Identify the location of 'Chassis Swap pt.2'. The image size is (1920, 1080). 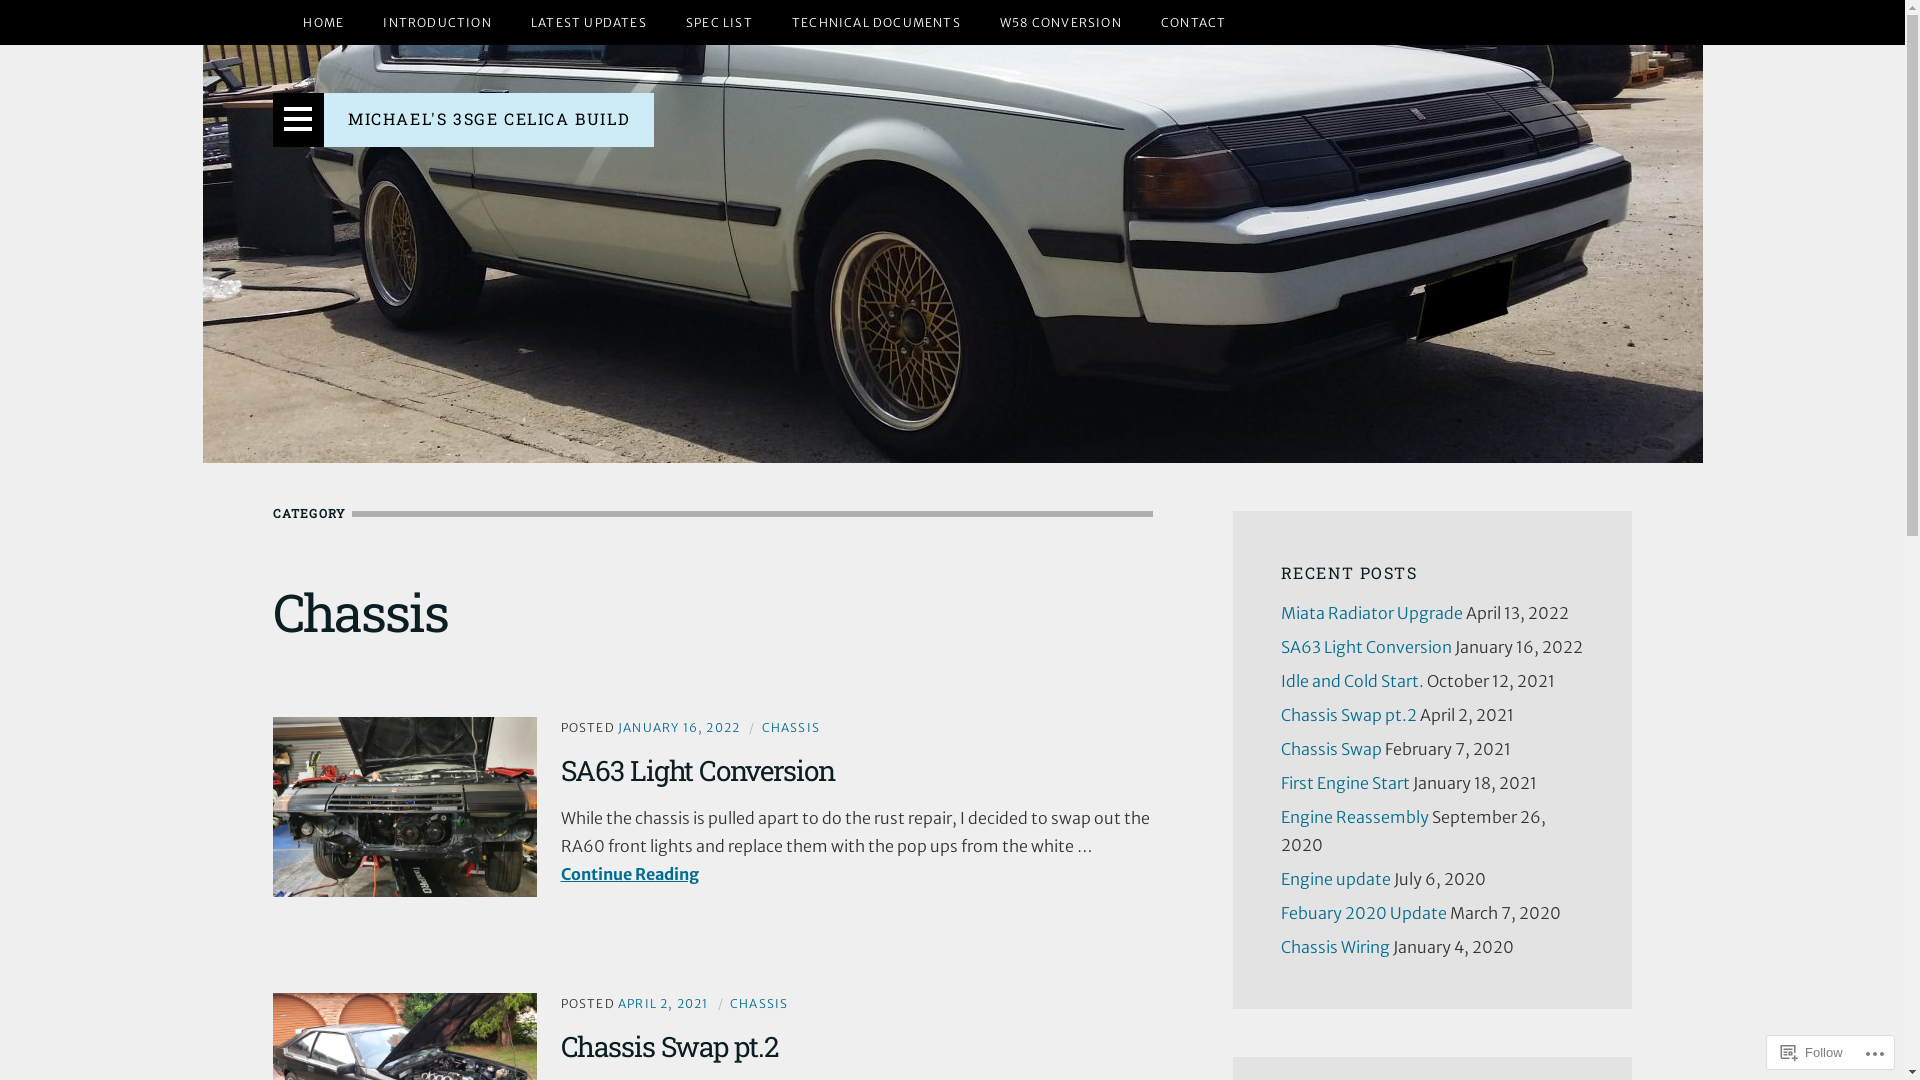
(668, 1045).